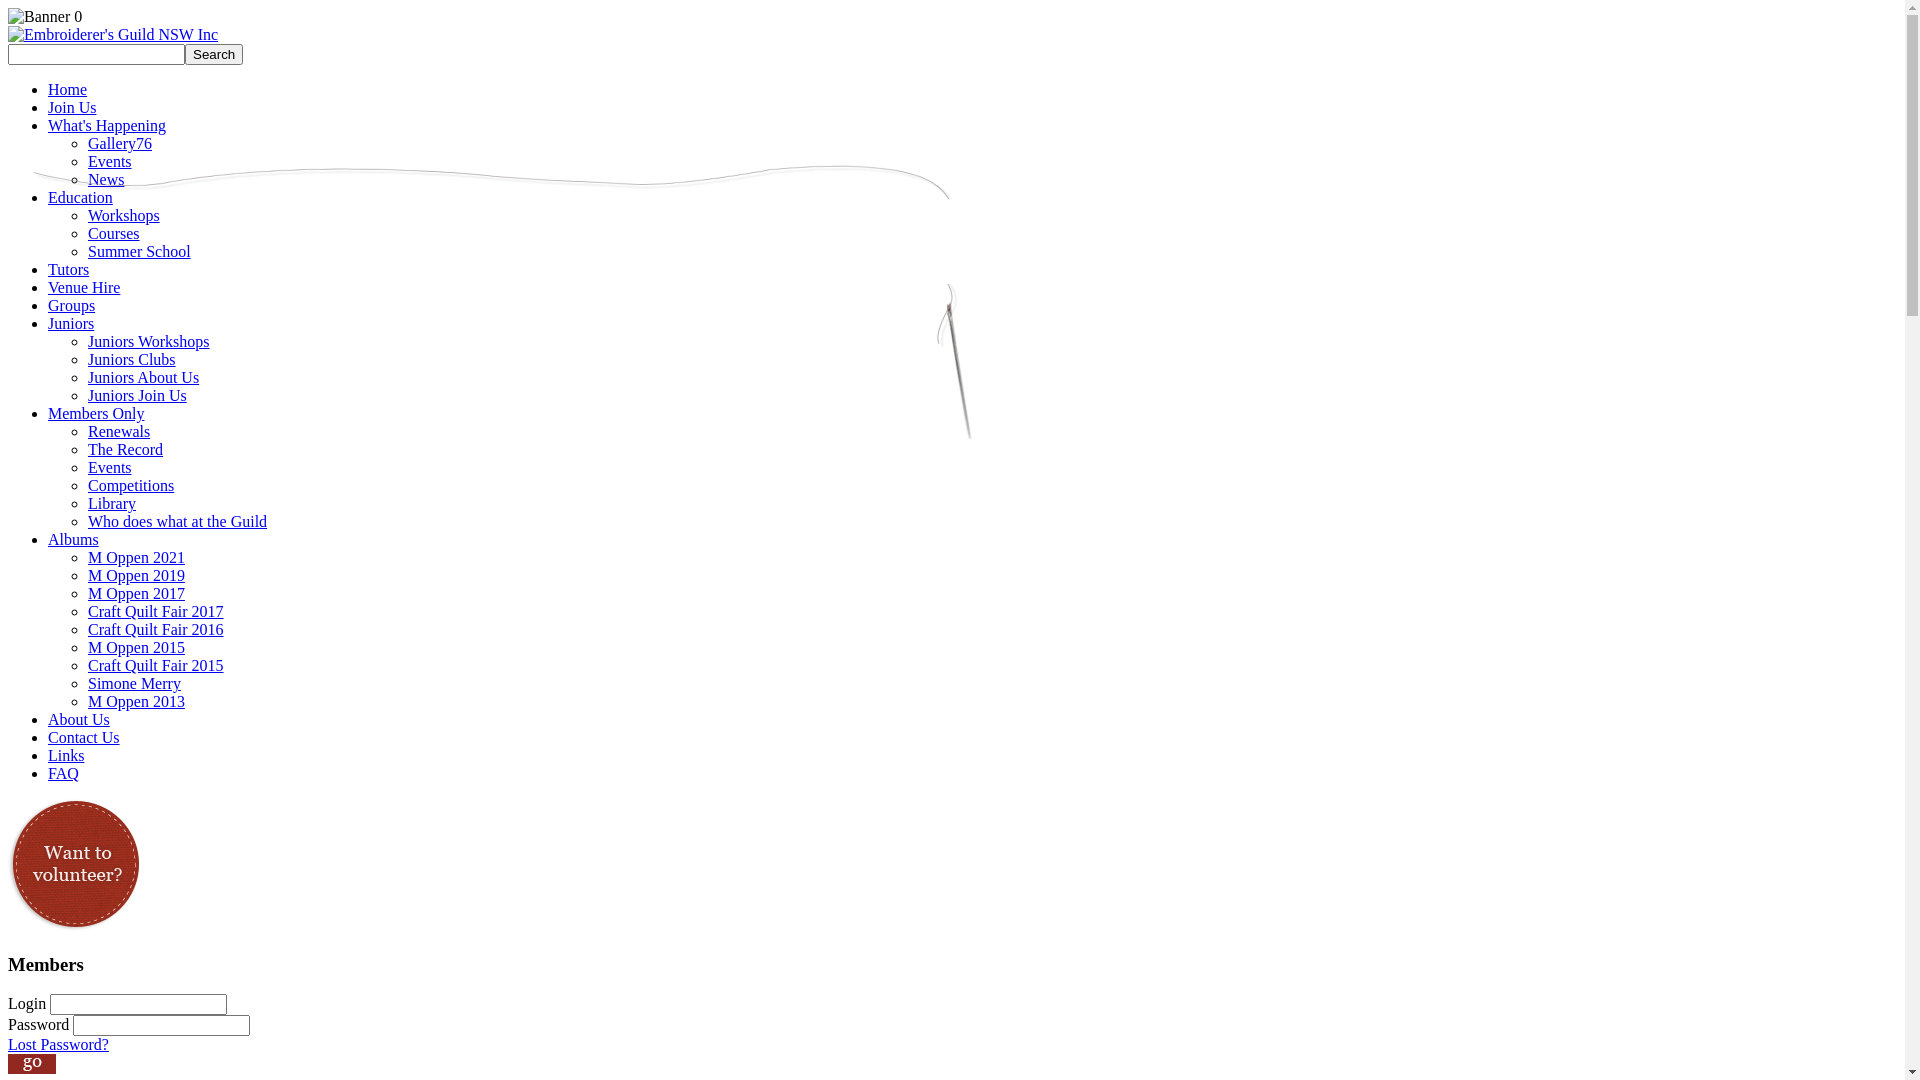 This screenshot has height=1080, width=1920. Describe the element at coordinates (71, 305) in the screenshot. I see `'Groups'` at that location.